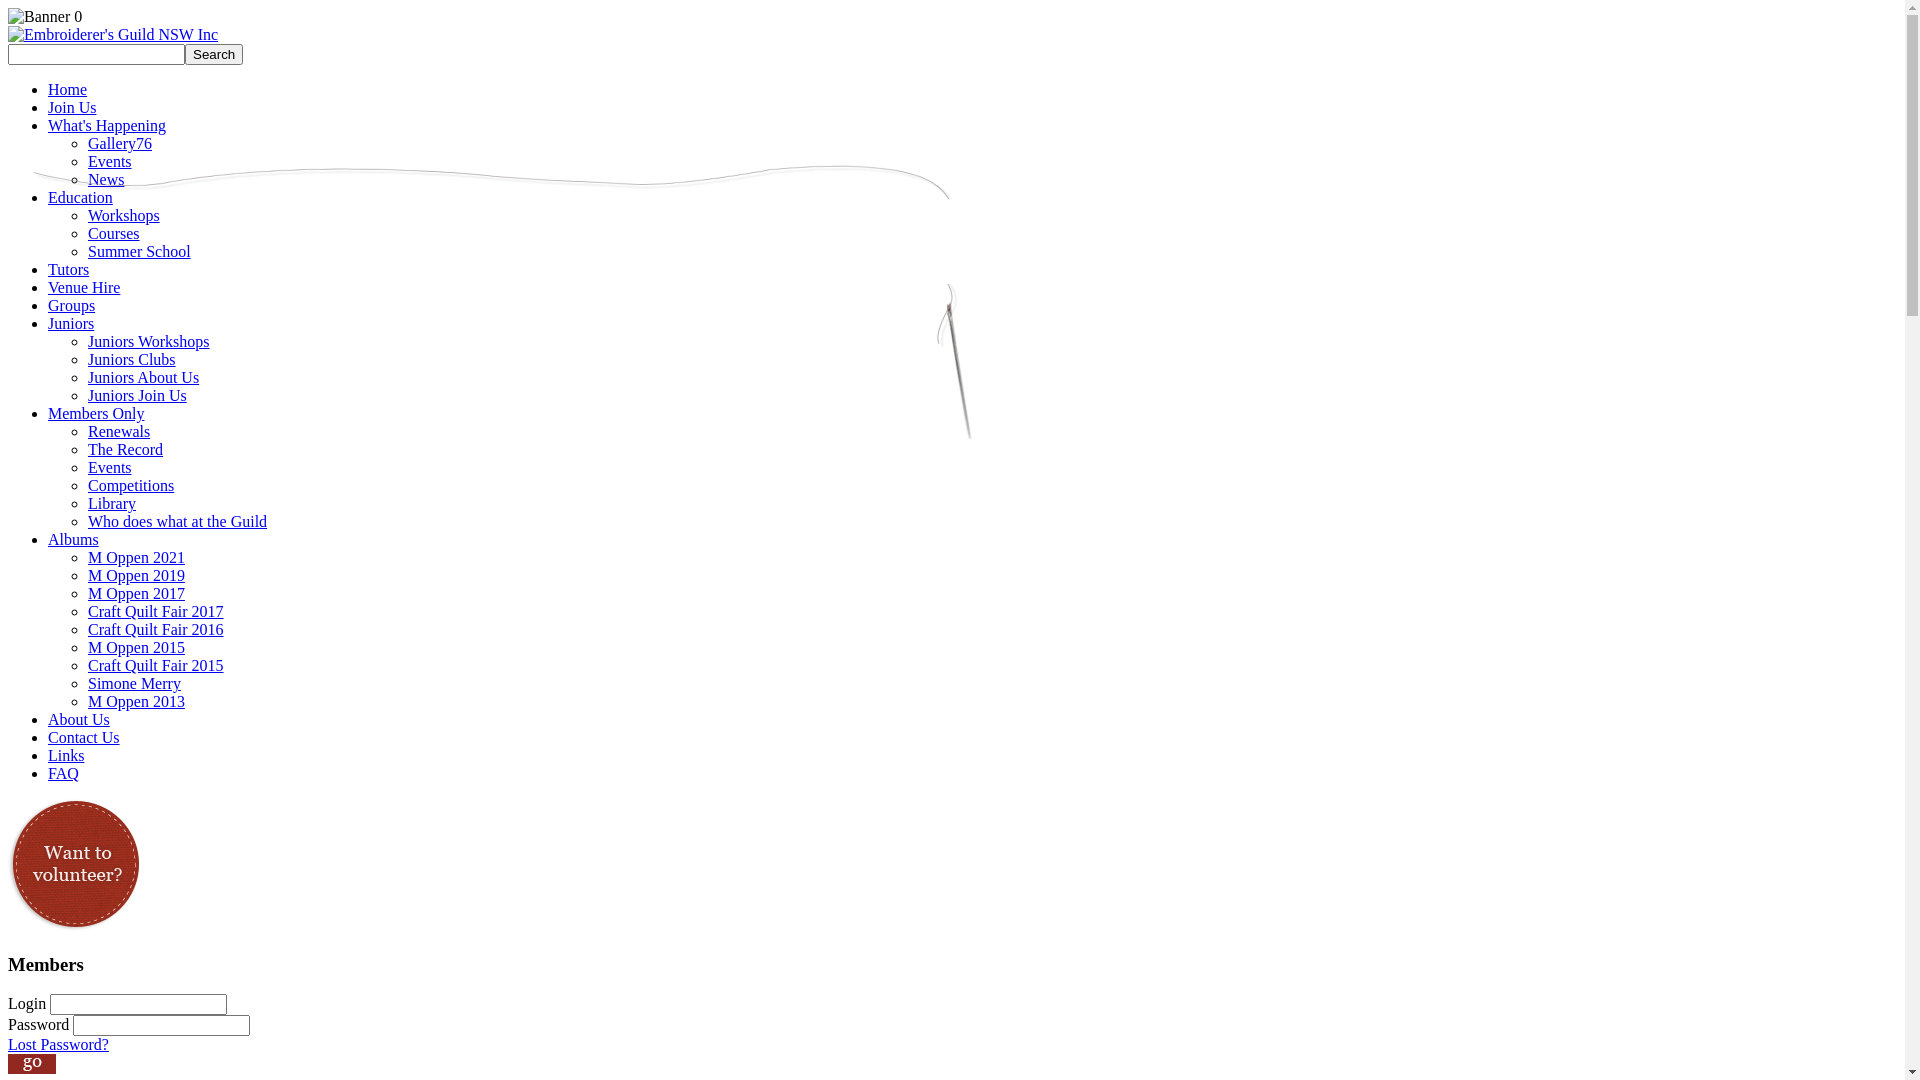 This screenshot has height=1080, width=1920. Describe the element at coordinates (71, 305) in the screenshot. I see `'Groups'` at that location.